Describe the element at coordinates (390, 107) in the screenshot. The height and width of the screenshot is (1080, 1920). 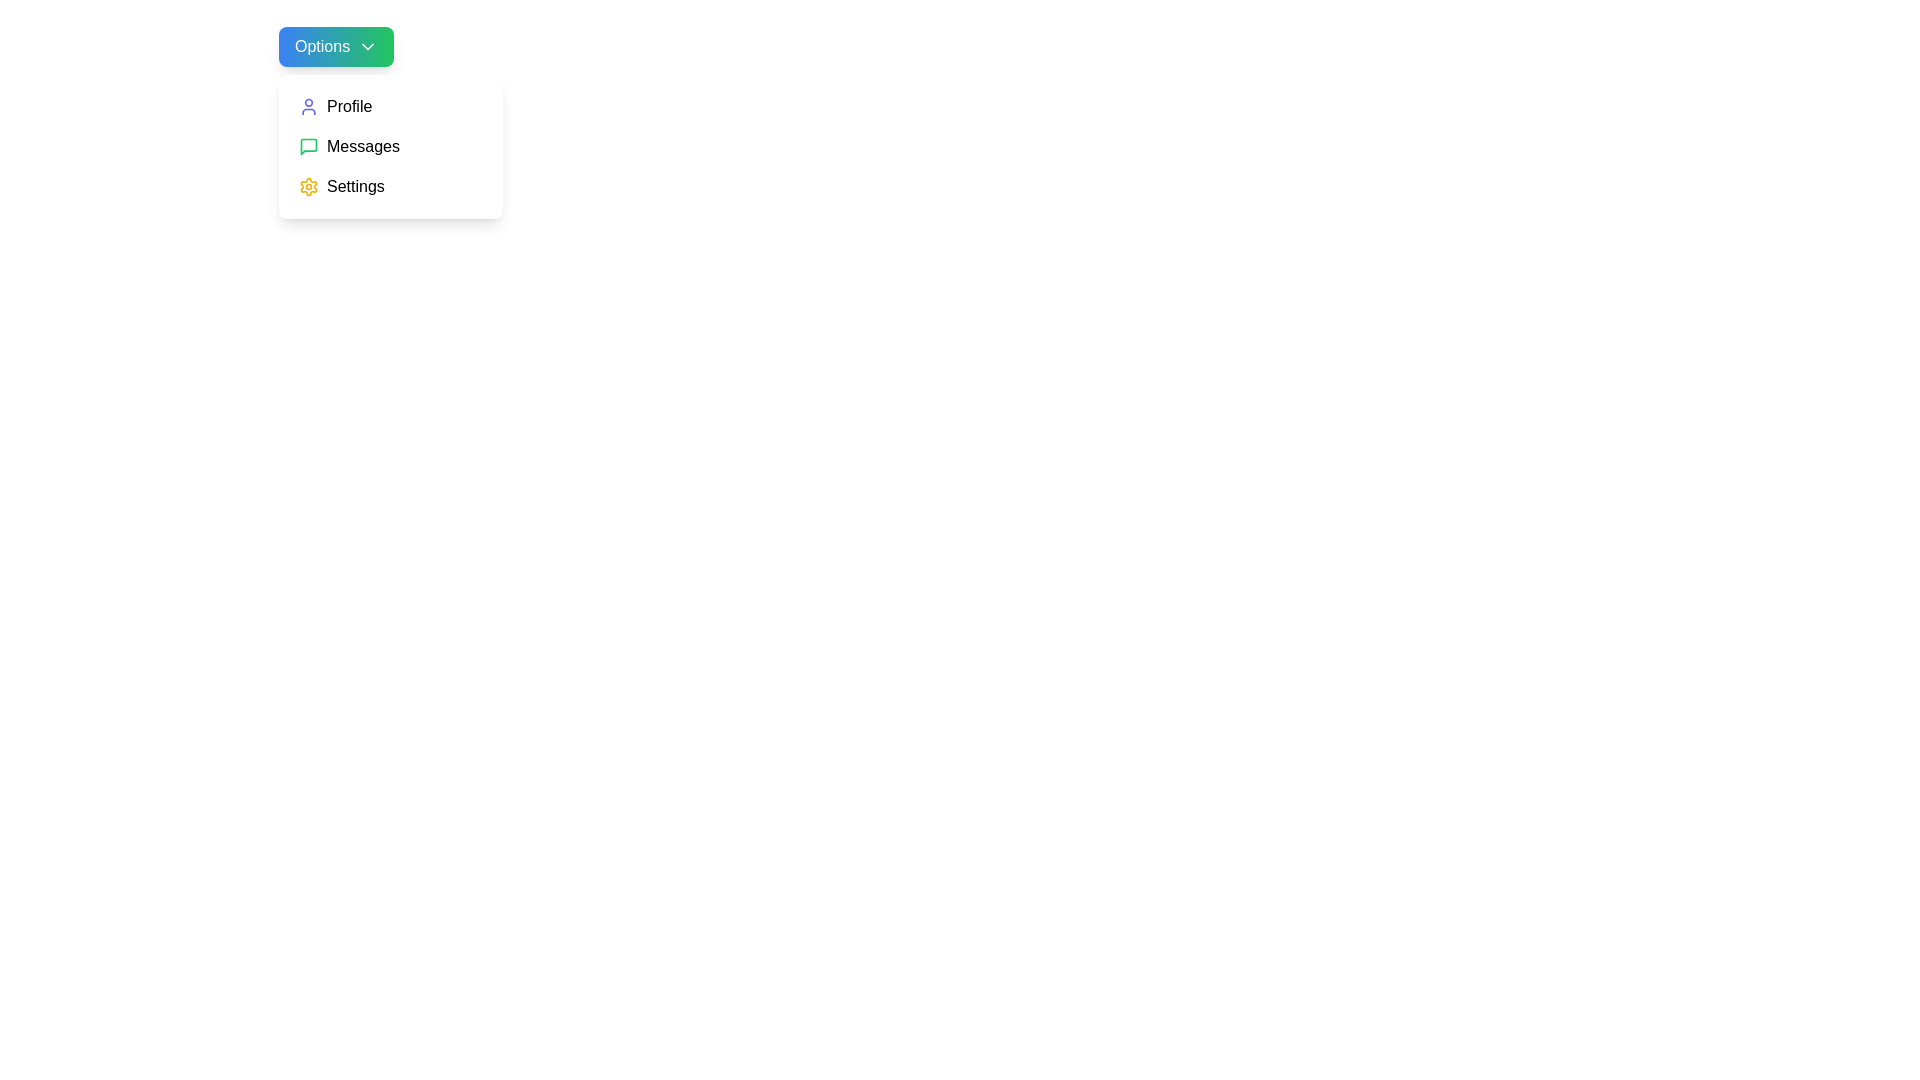
I see `the Profile option in the dropdown menu` at that location.